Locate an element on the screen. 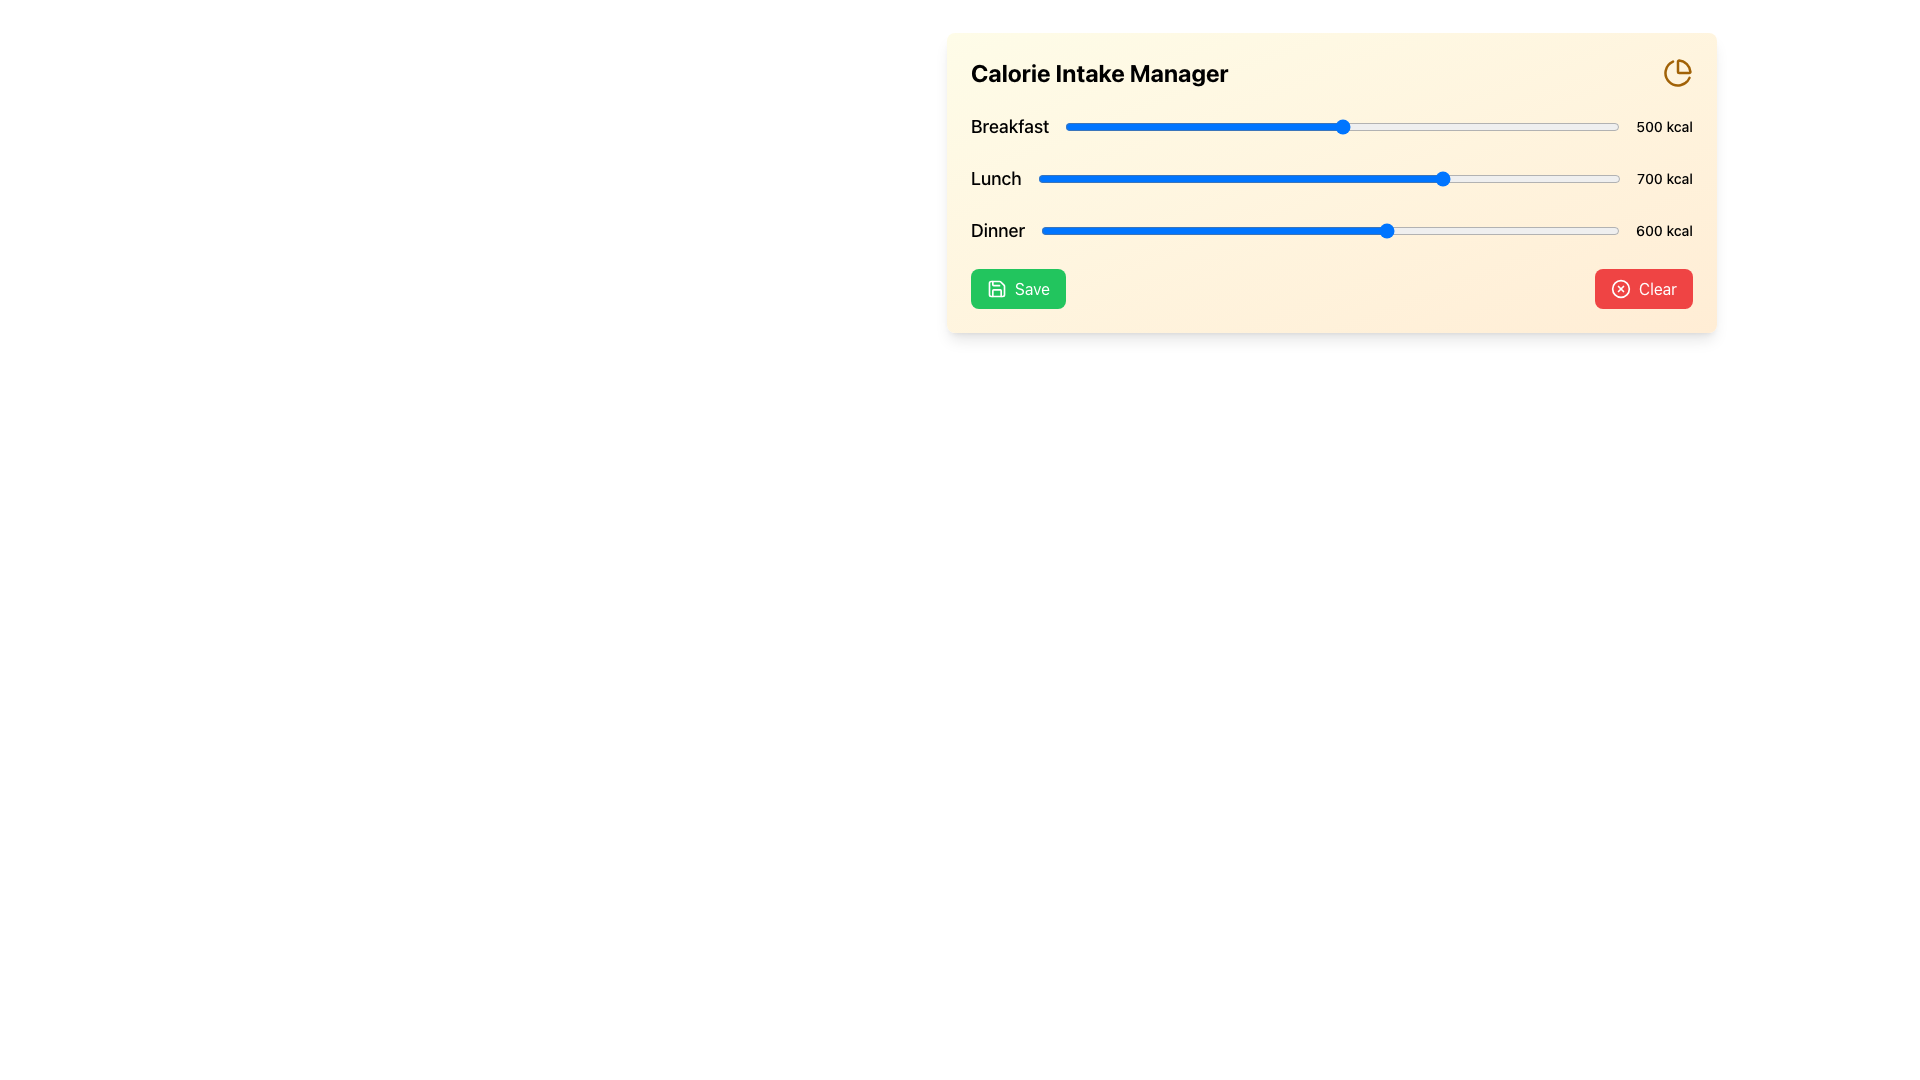 This screenshot has height=1080, width=1920. the circular icon with an 'X' on a red background, located to the left of the 'Clear' button text in the red rectangular area labeled 'Clear' is located at coordinates (1621, 289).